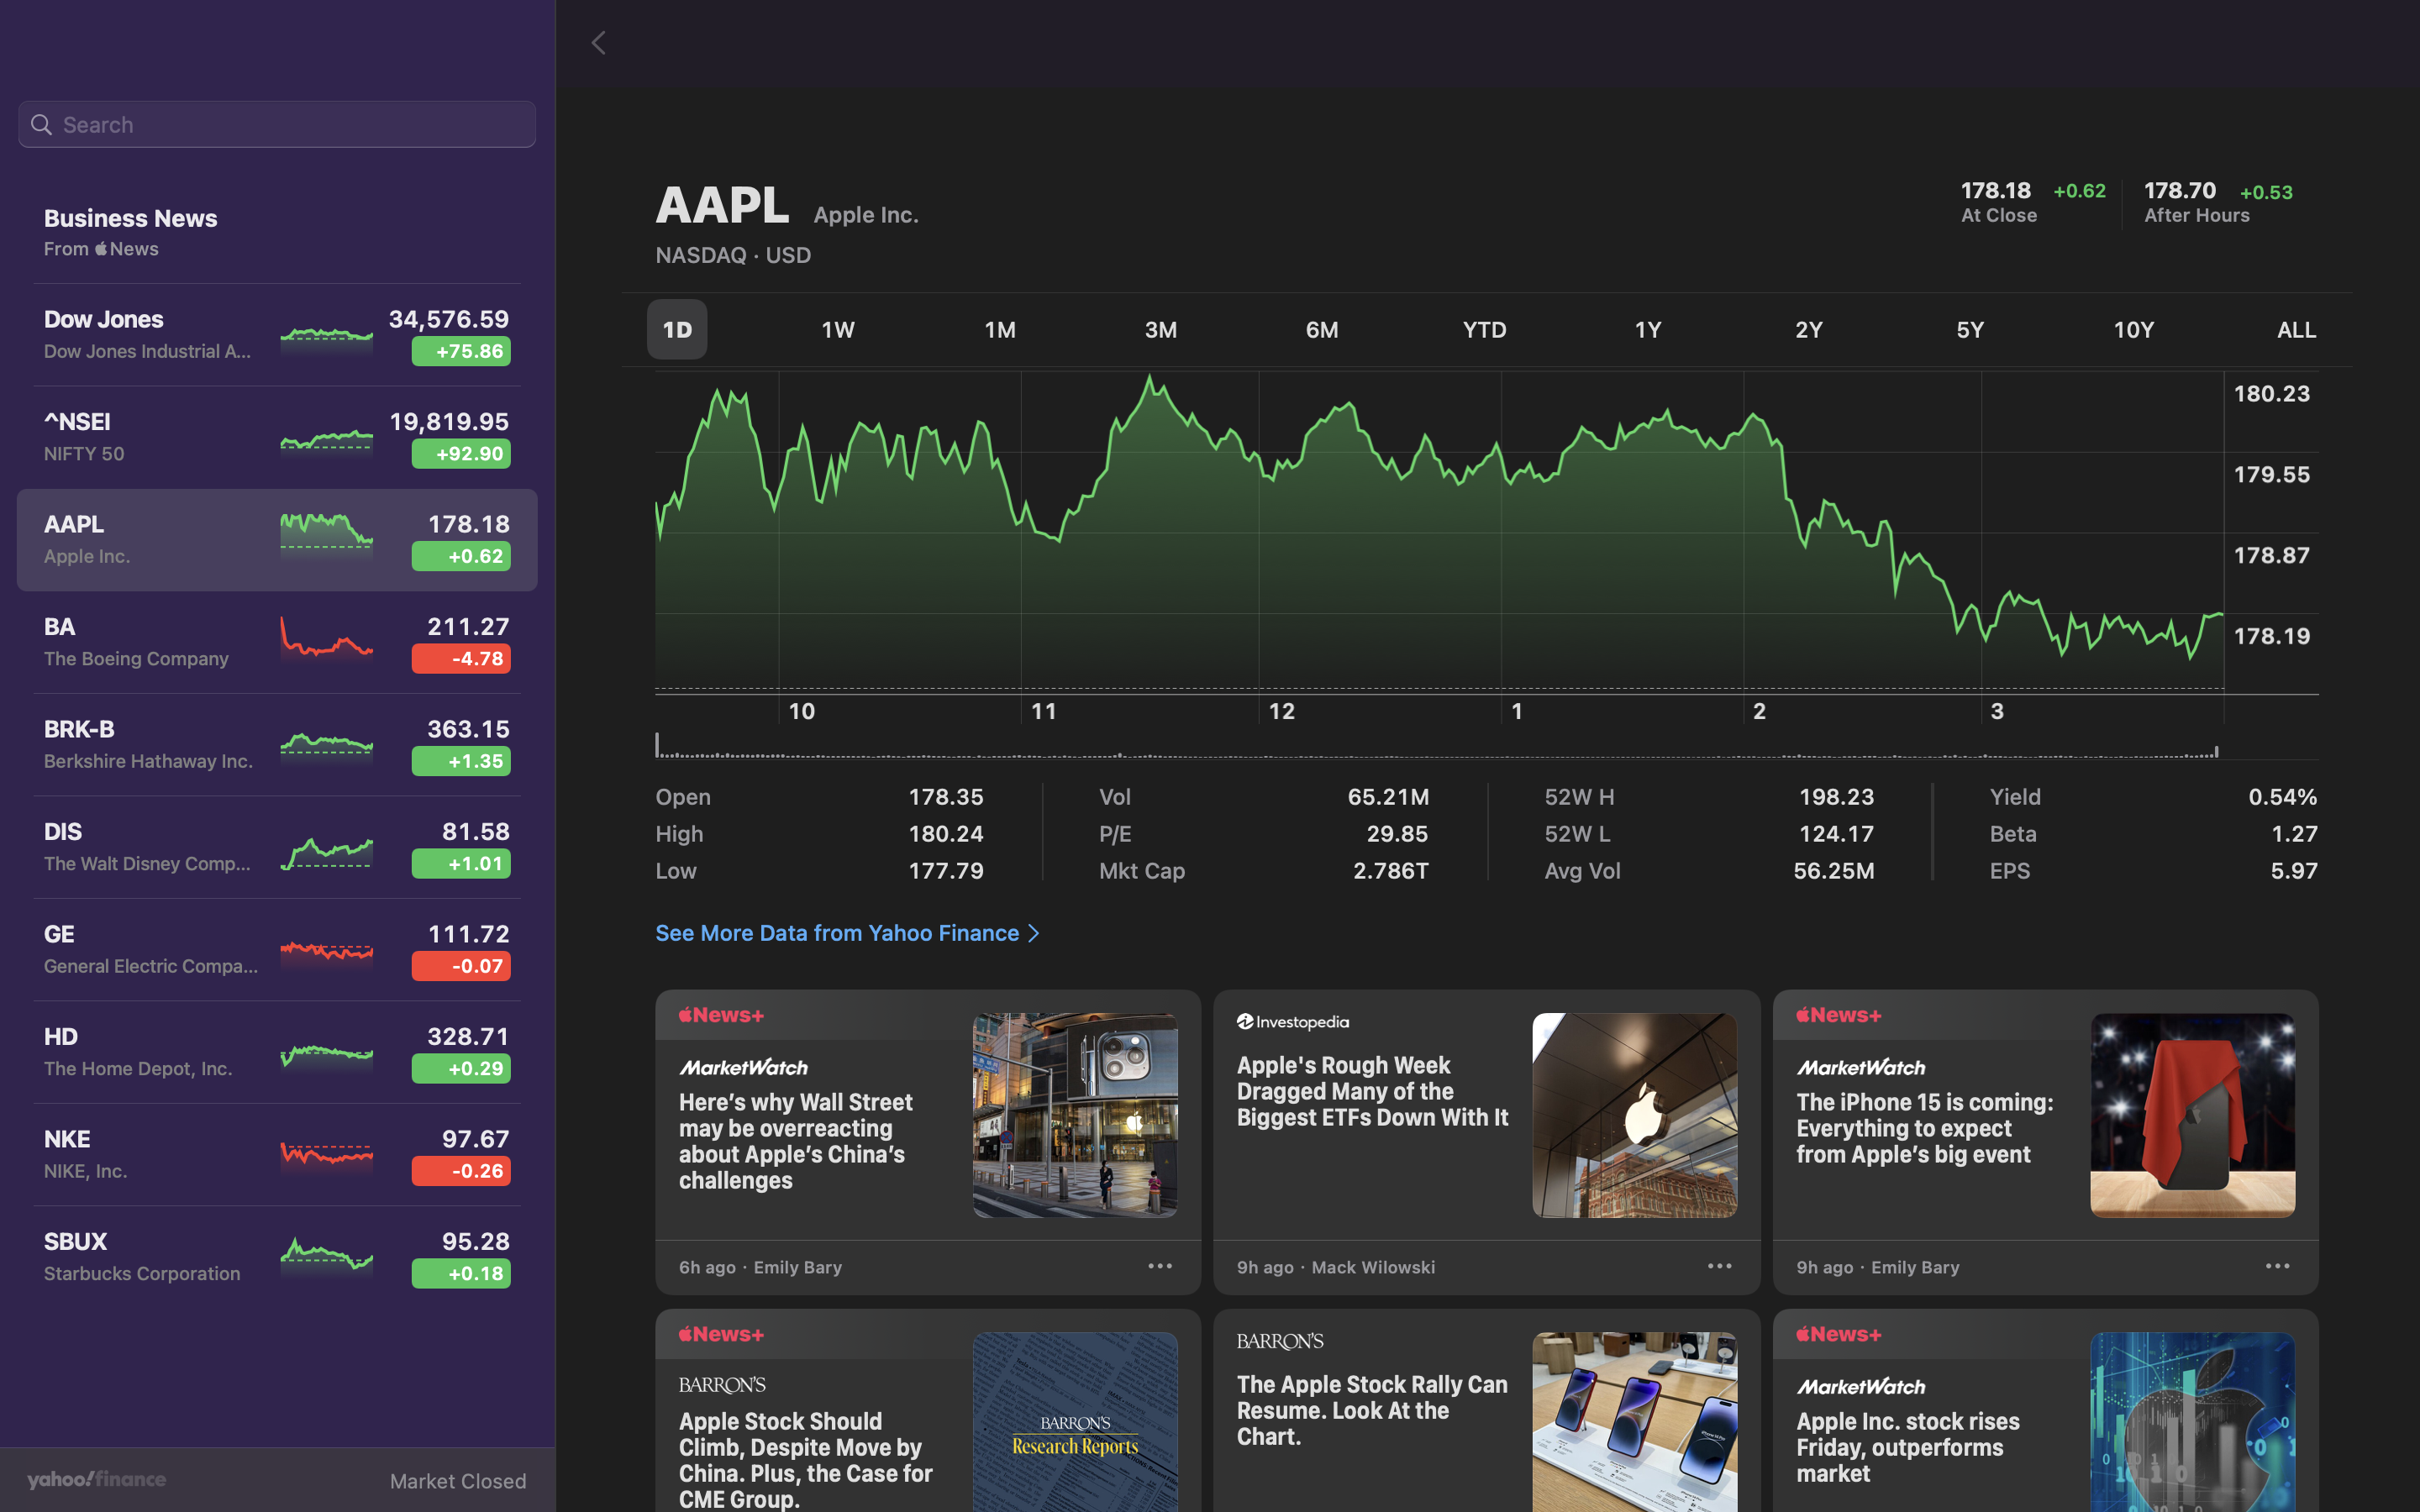 The image size is (2420, 1512). I want to click on click on "3 dots" for extended actions, so click(2276, 1269).